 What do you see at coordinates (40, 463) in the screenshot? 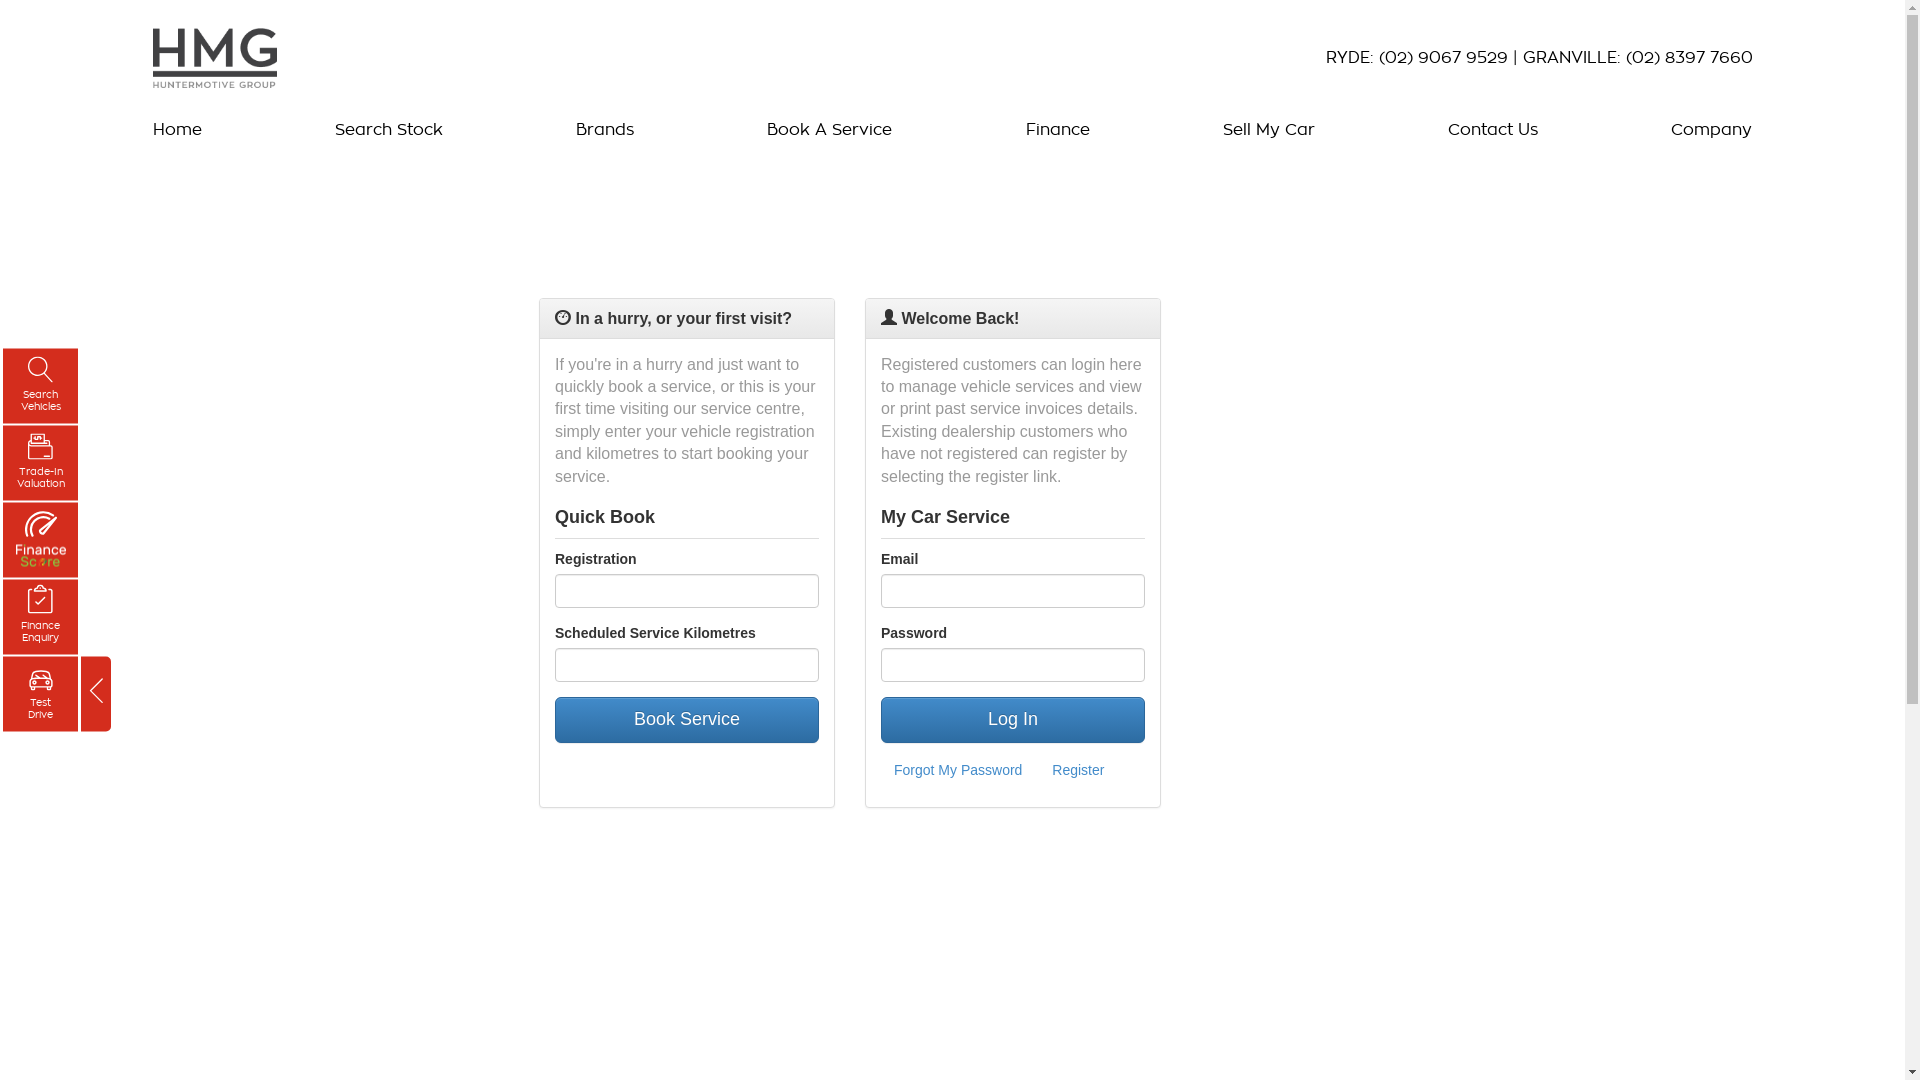
I see `'Trade-In` at bounding box center [40, 463].